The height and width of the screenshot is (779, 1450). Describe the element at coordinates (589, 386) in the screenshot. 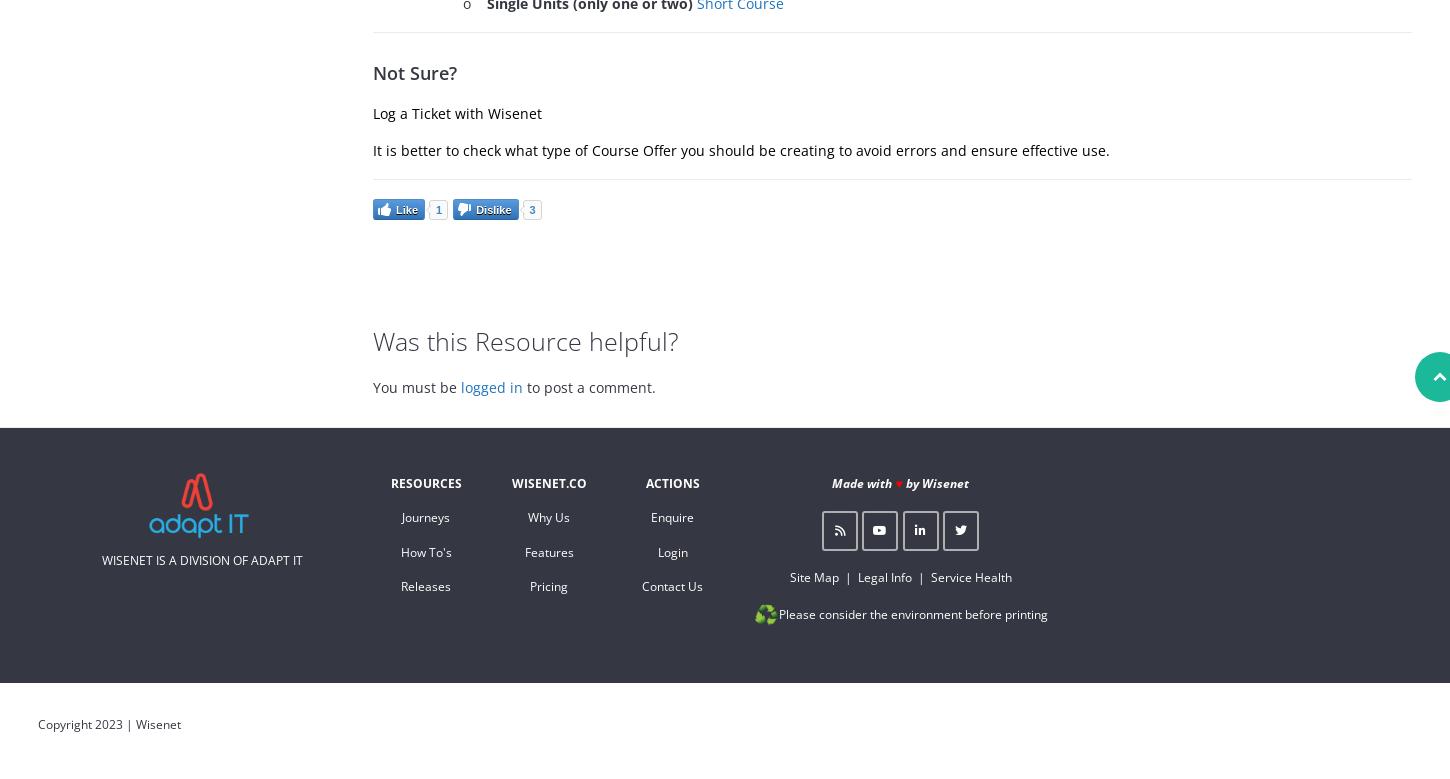

I see `'to post a comment.'` at that location.